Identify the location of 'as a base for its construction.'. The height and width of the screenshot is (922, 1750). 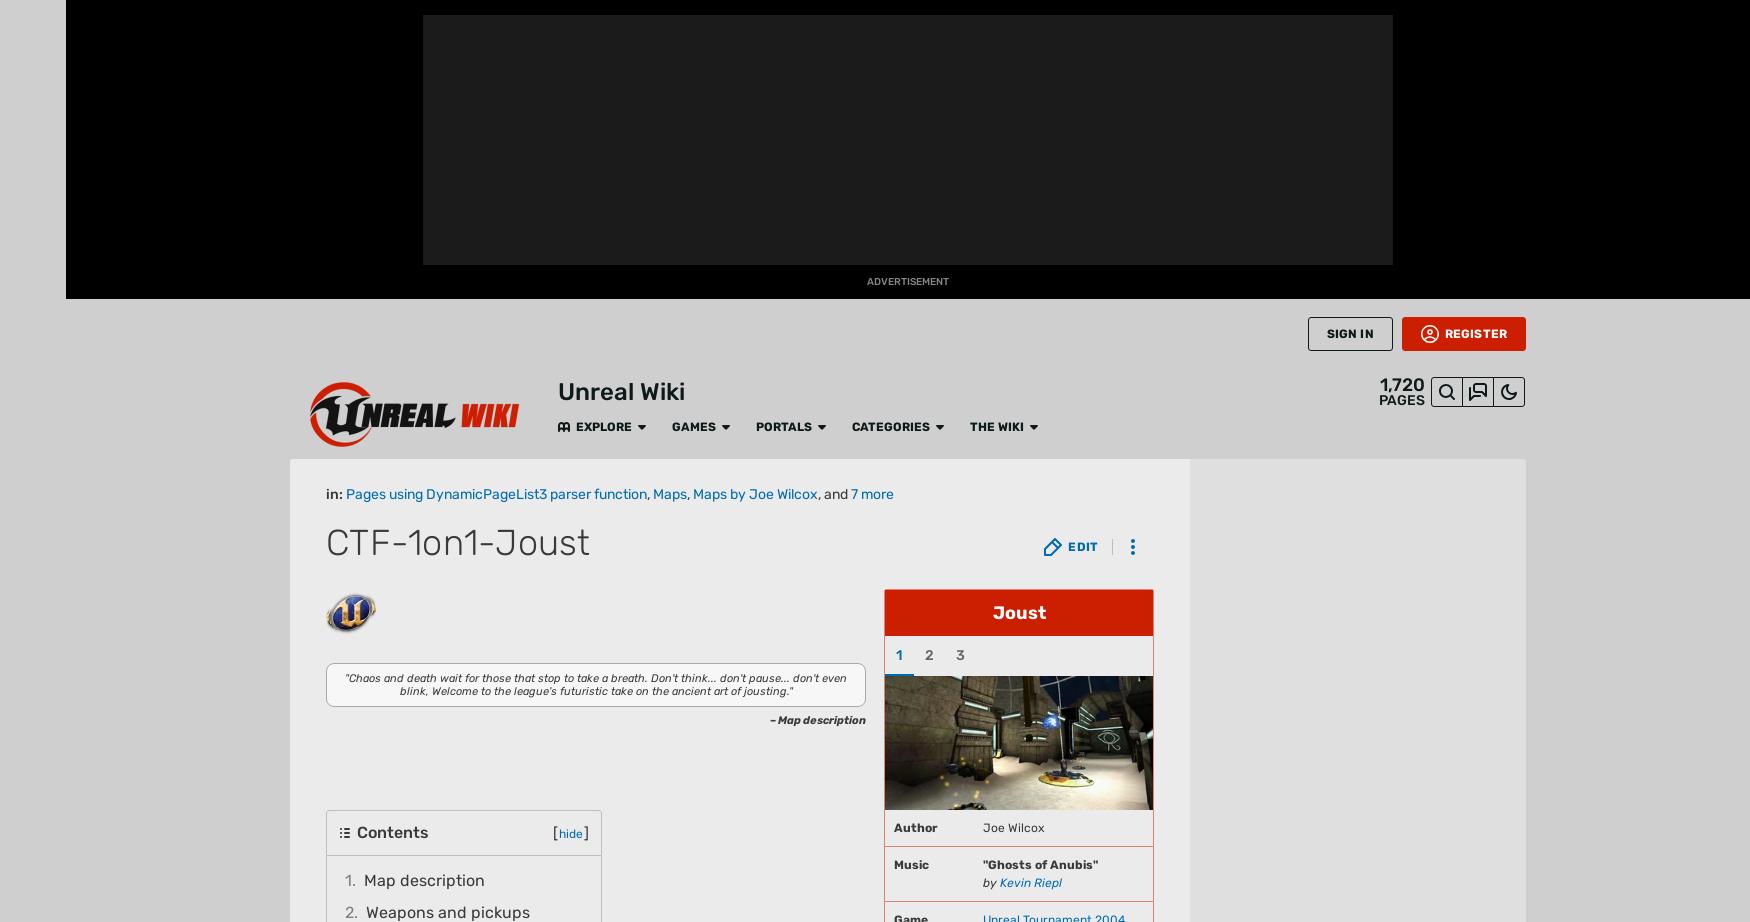
(739, 402).